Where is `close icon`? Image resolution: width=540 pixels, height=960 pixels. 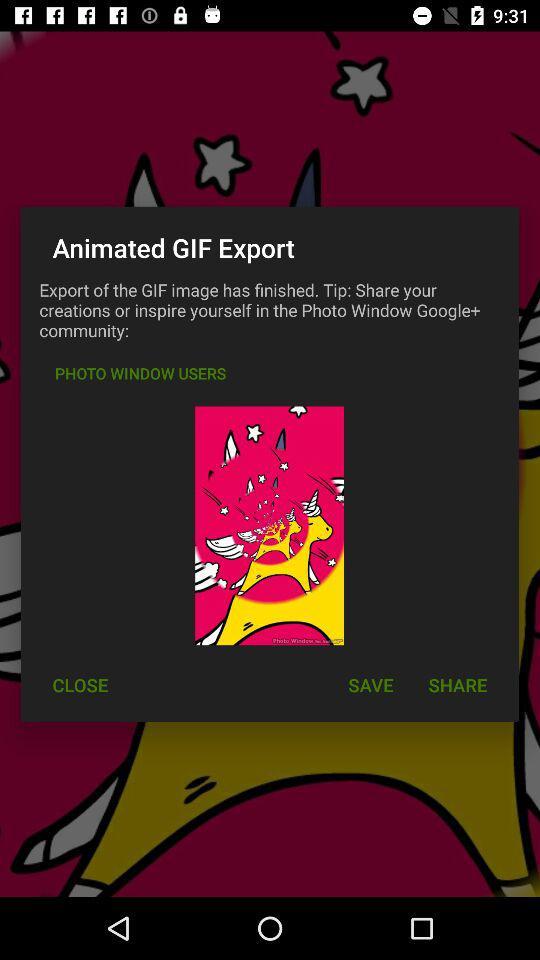 close icon is located at coordinates (79, 685).